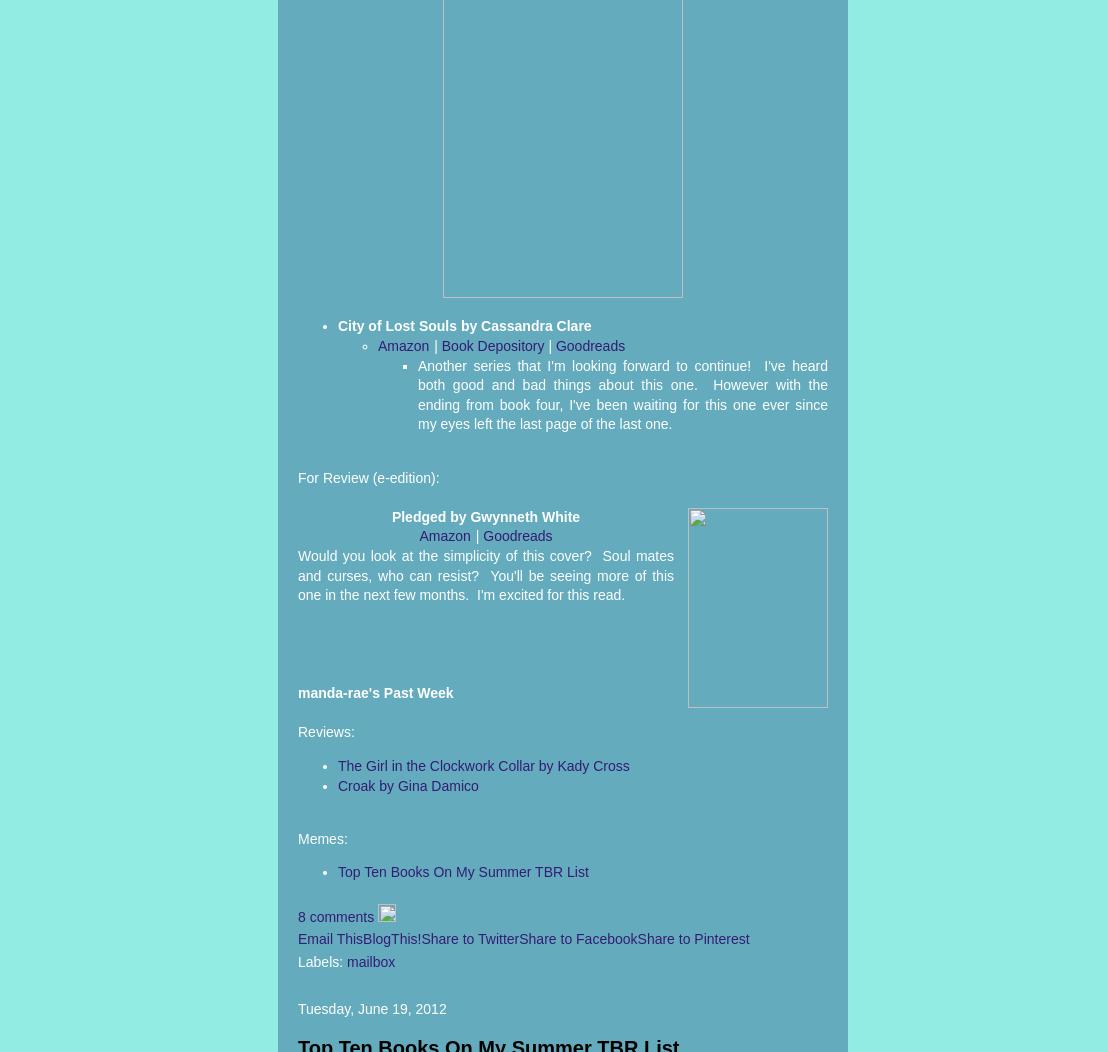 Image resolution: width=1108 pixels, height=1052 pixels. What do you see at coordinates (622, 394) in the screenshot?
I see `'Another series that I'm looking forward to continue!  I've heard both good and bad things about this one.  However with the ending from book four, I've been waiting for this one ever since my eyes left the last page of the last one.'` at bounding box center [622, 394].